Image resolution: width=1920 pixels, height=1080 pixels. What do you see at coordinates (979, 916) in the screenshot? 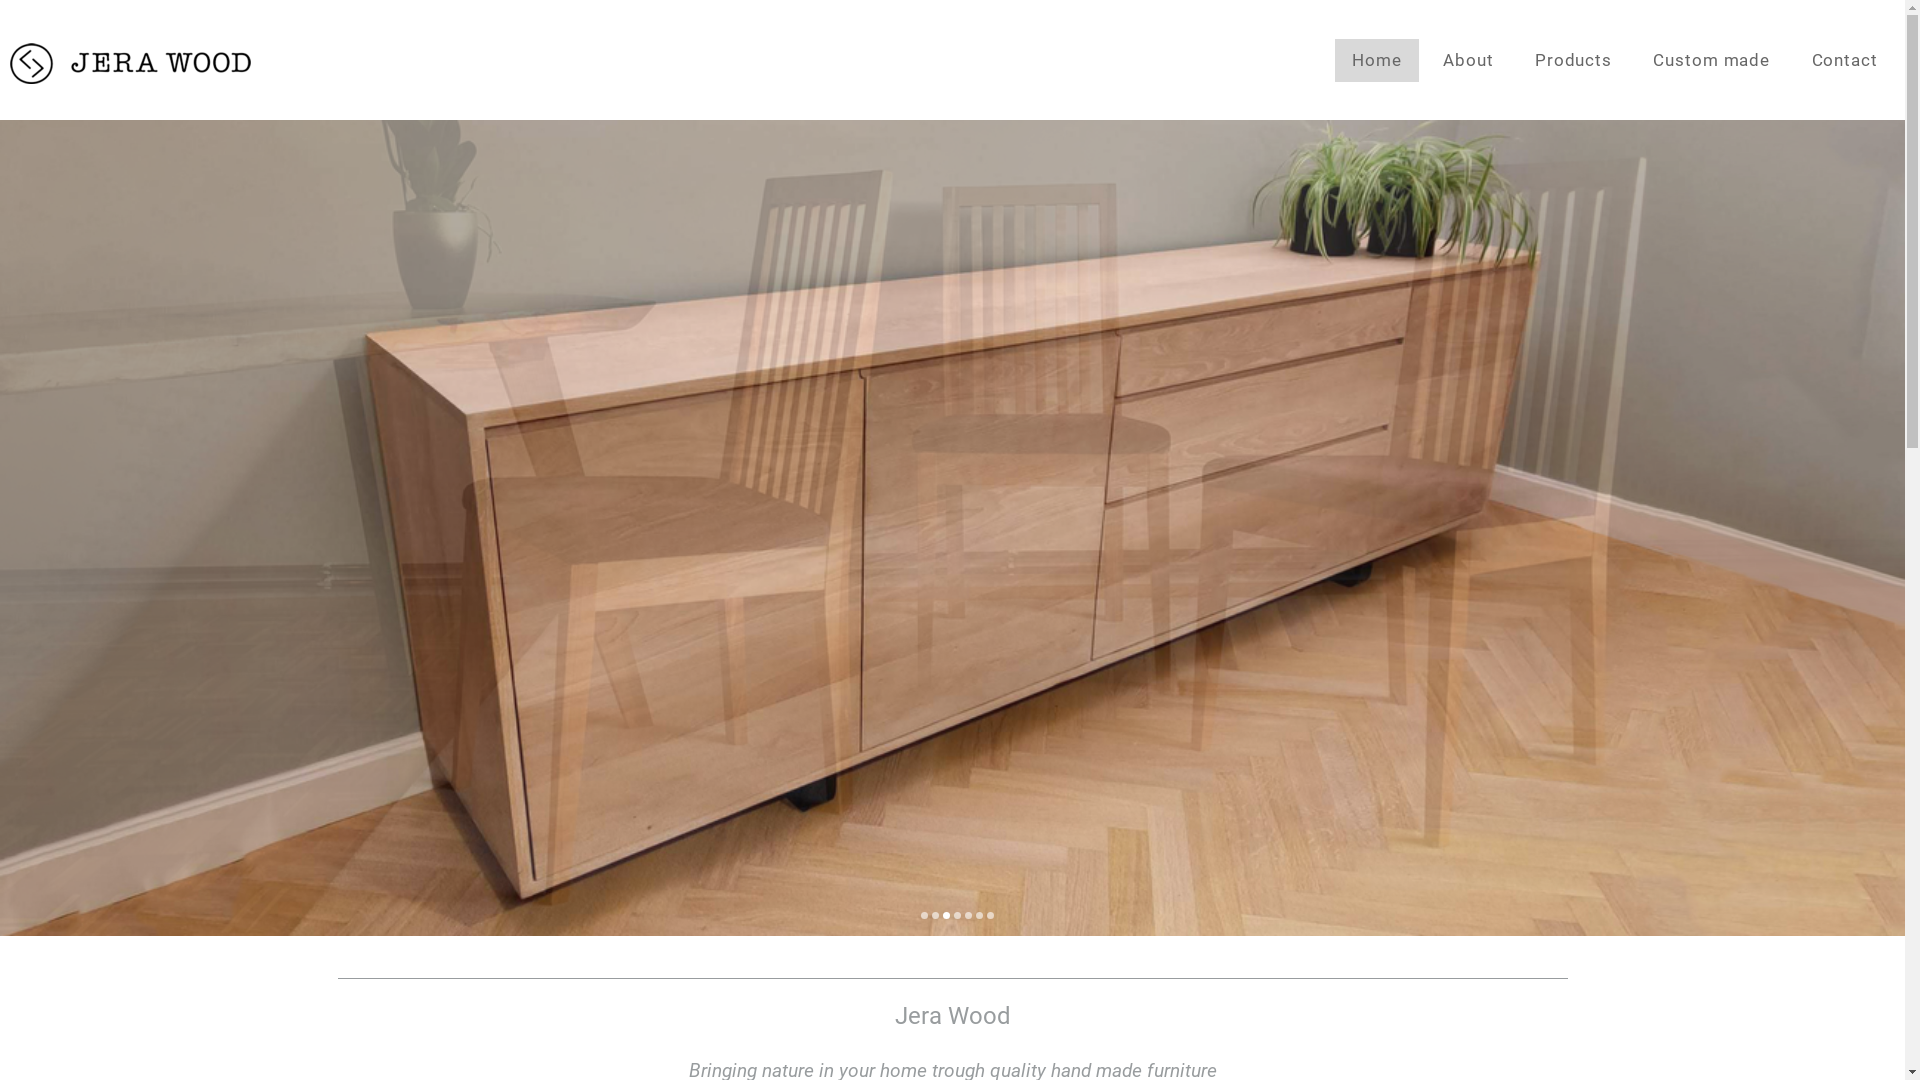
I see `'6'` at bounding box center [979, 916].